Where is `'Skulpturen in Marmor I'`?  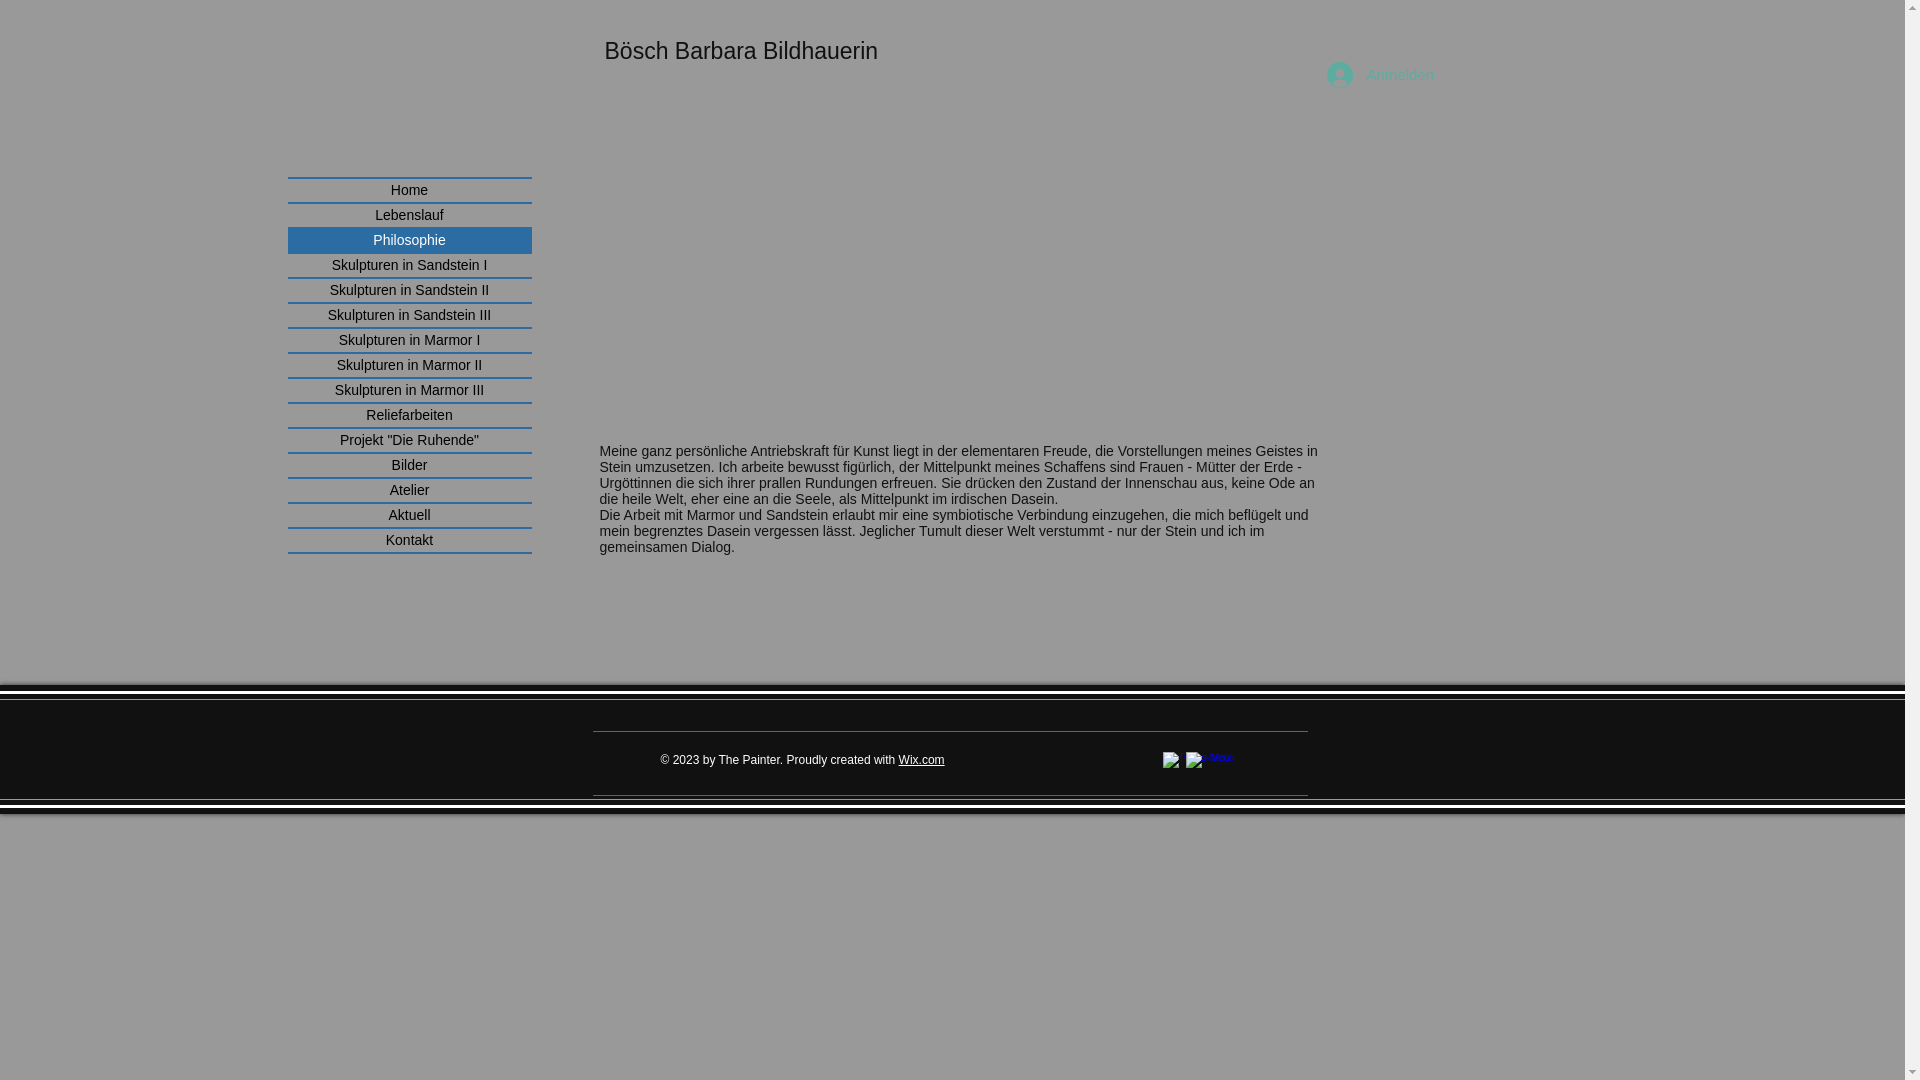
'Skulpturen in Marmor I' is located at coordinates (287, 339).